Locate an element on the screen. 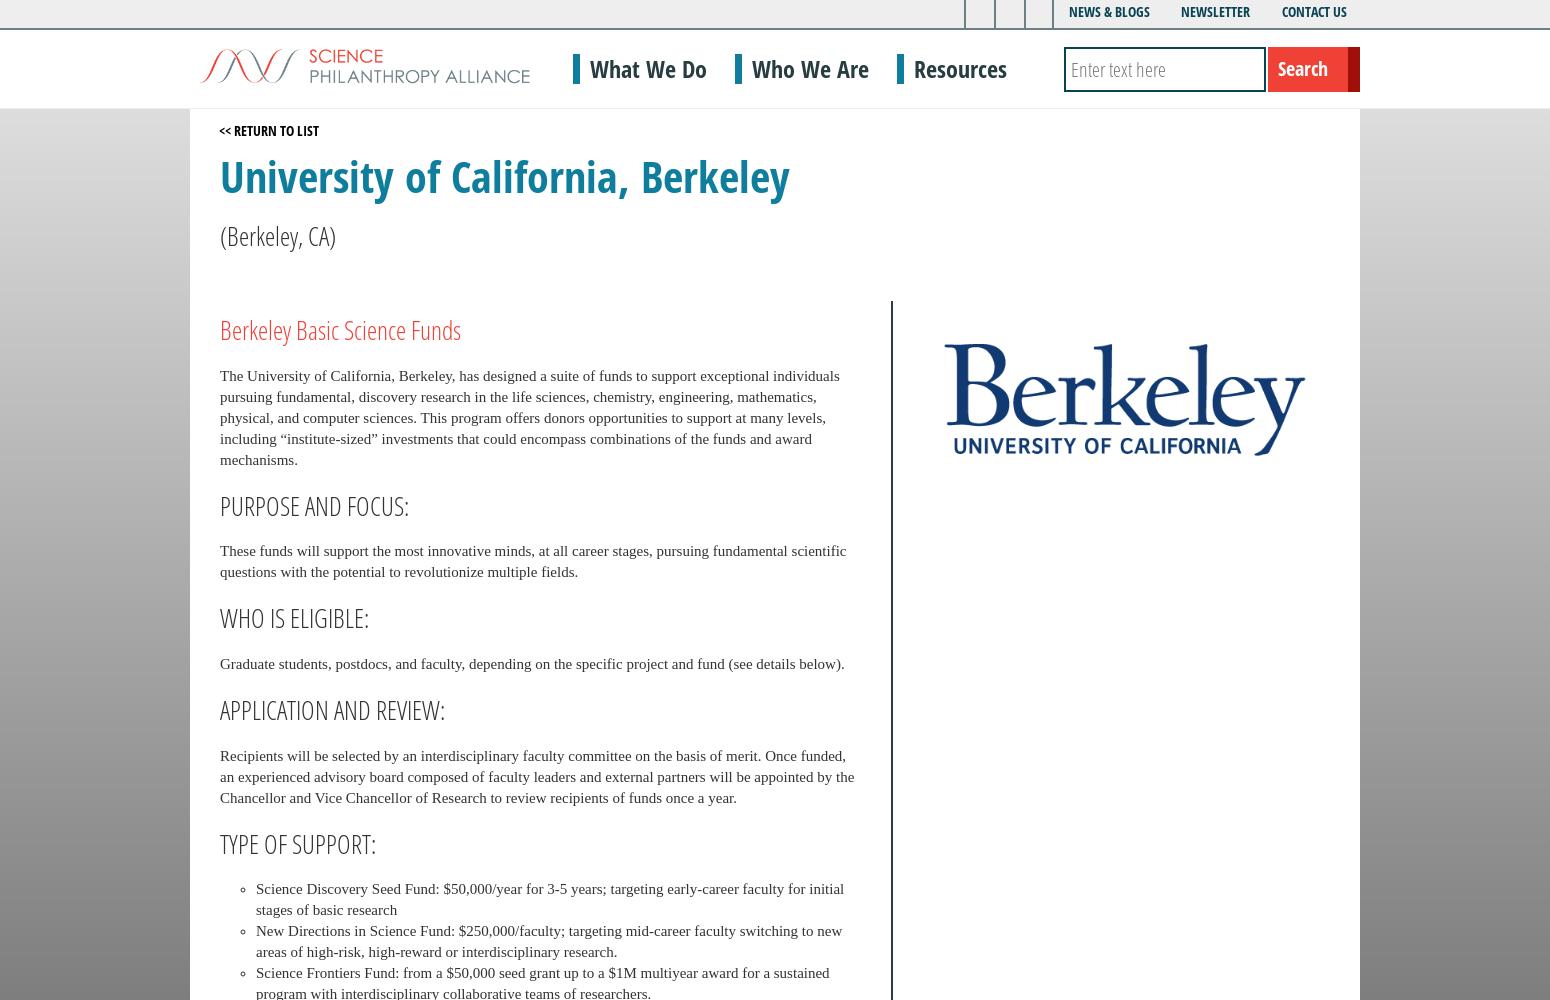 Image resolution: width=1550 pixels, height=1000 pixels. '(Berkeley, CA)' is located at coordinates (278, 234).